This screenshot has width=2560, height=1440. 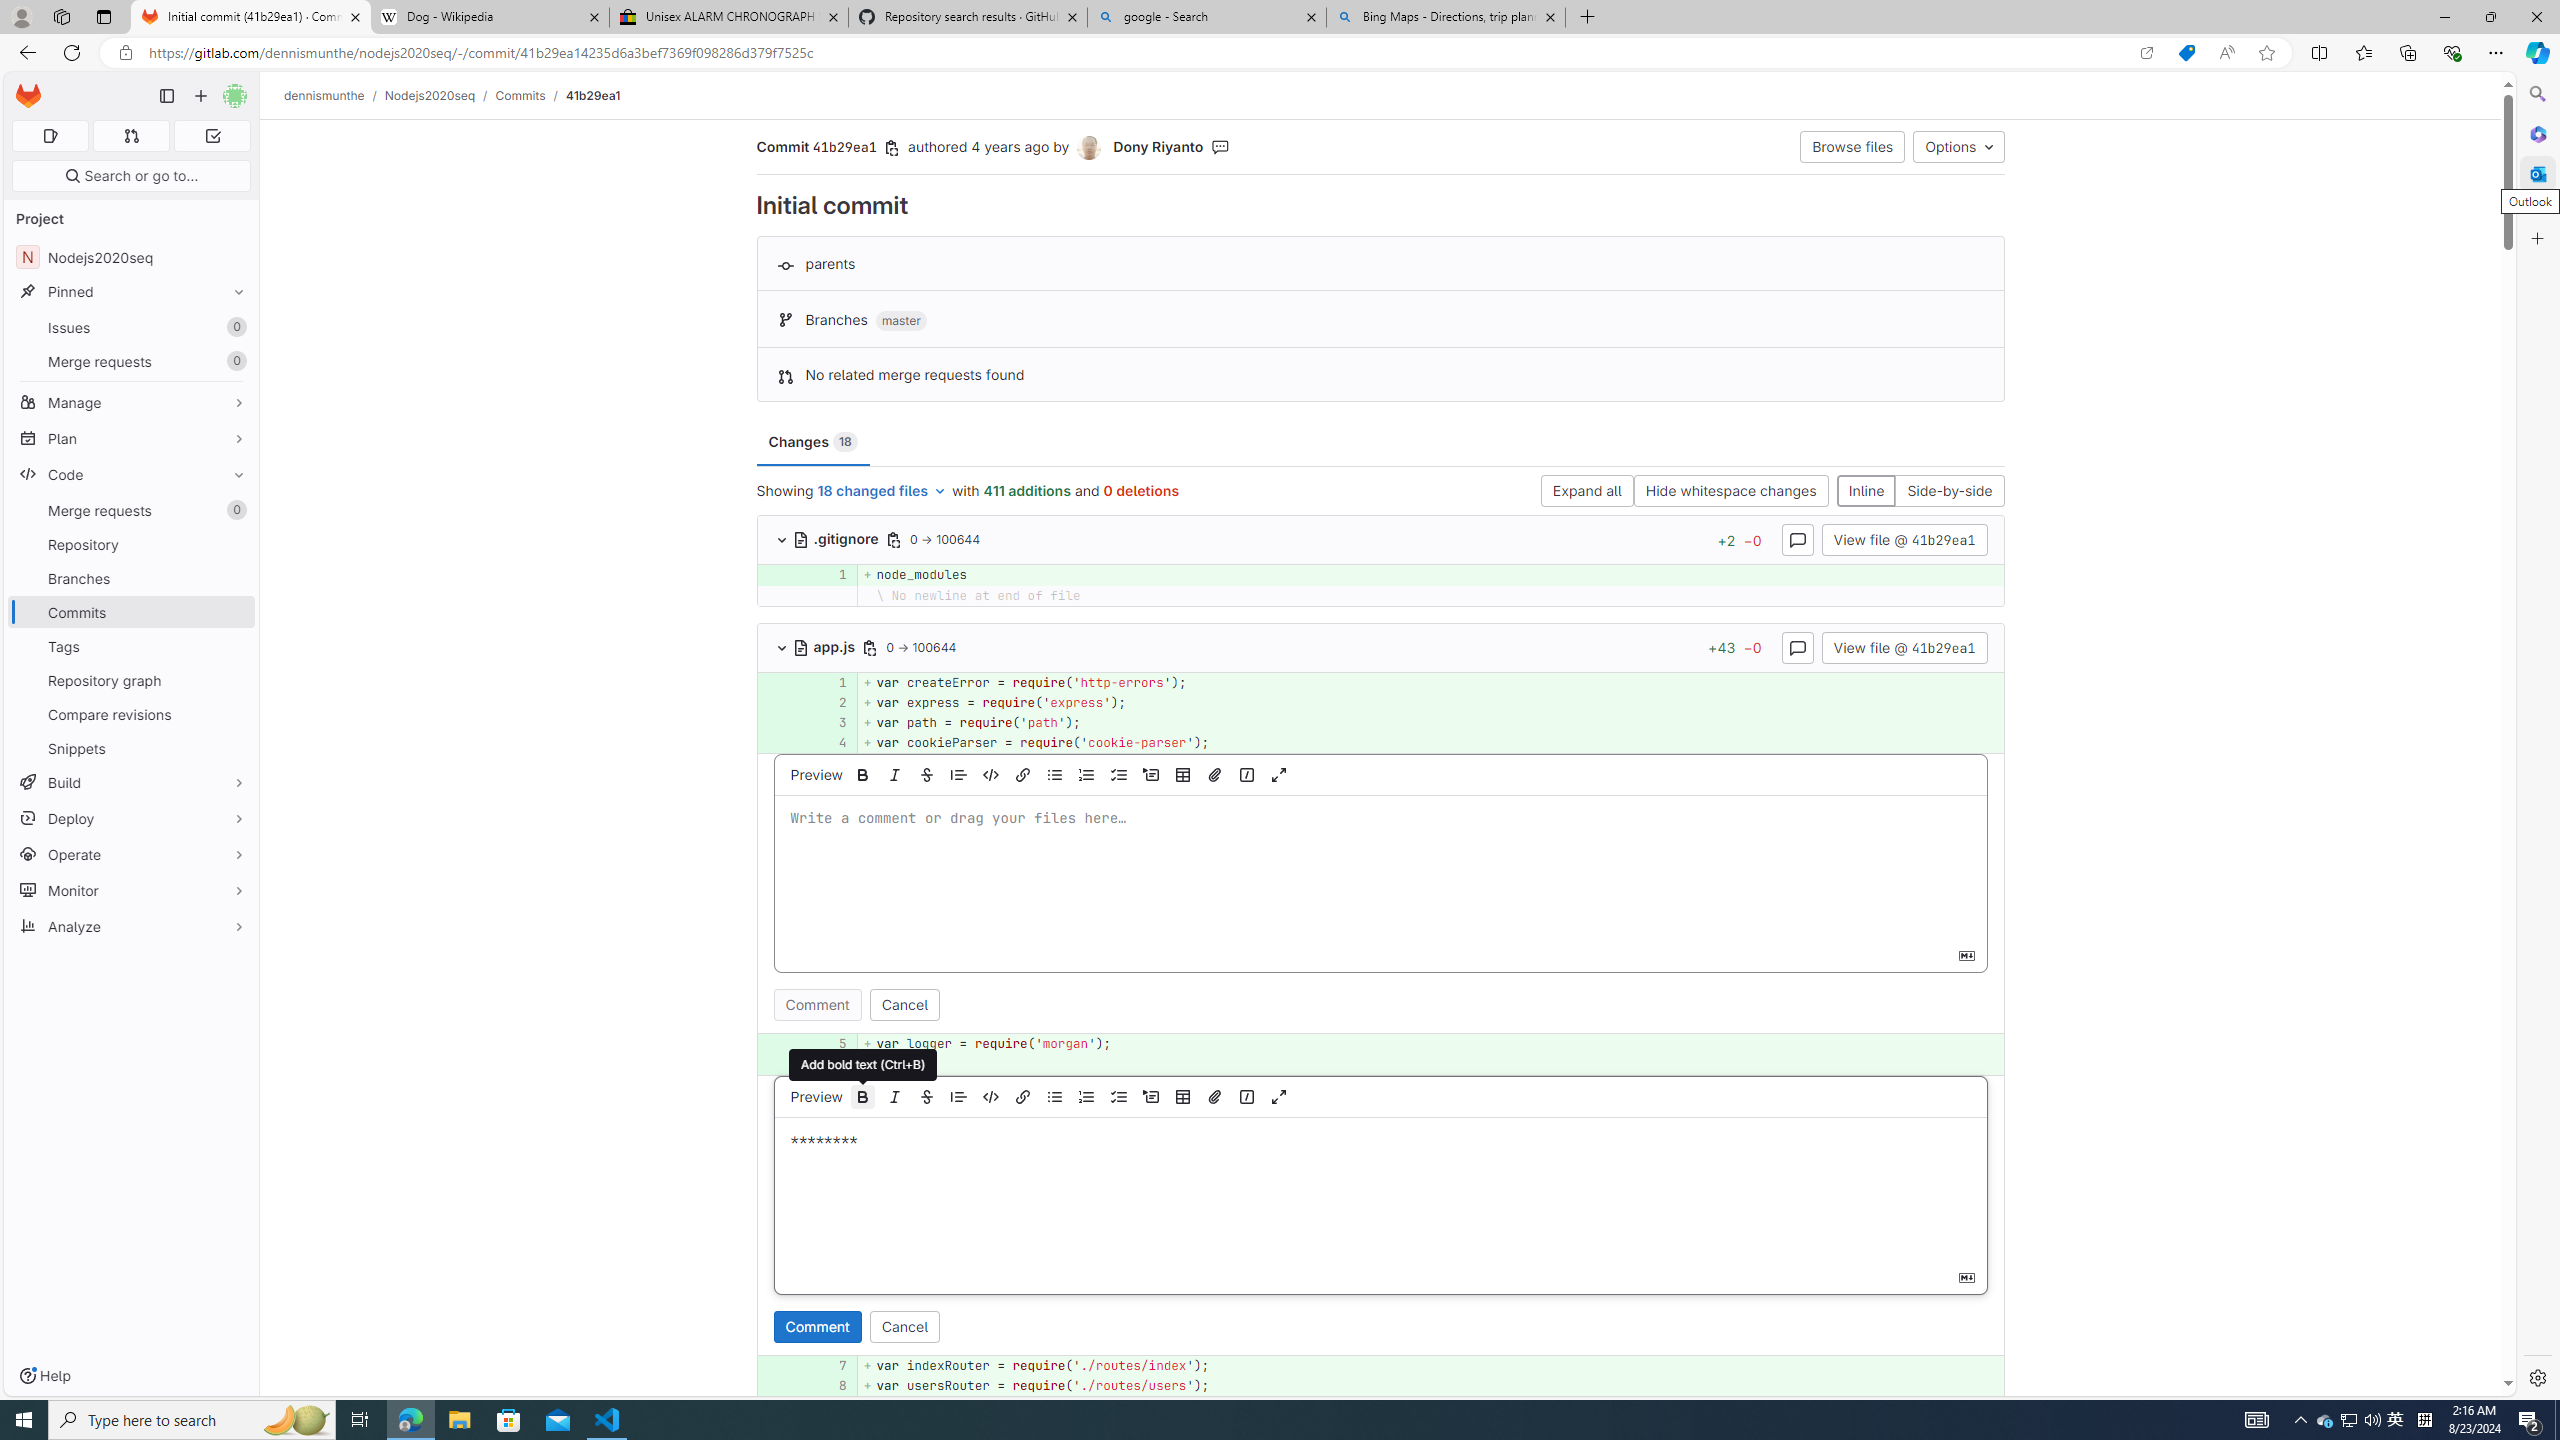 What do you see at coordinates (828, 721) in the screenshot?
I see `'3'` at bounding box center [828, 721].